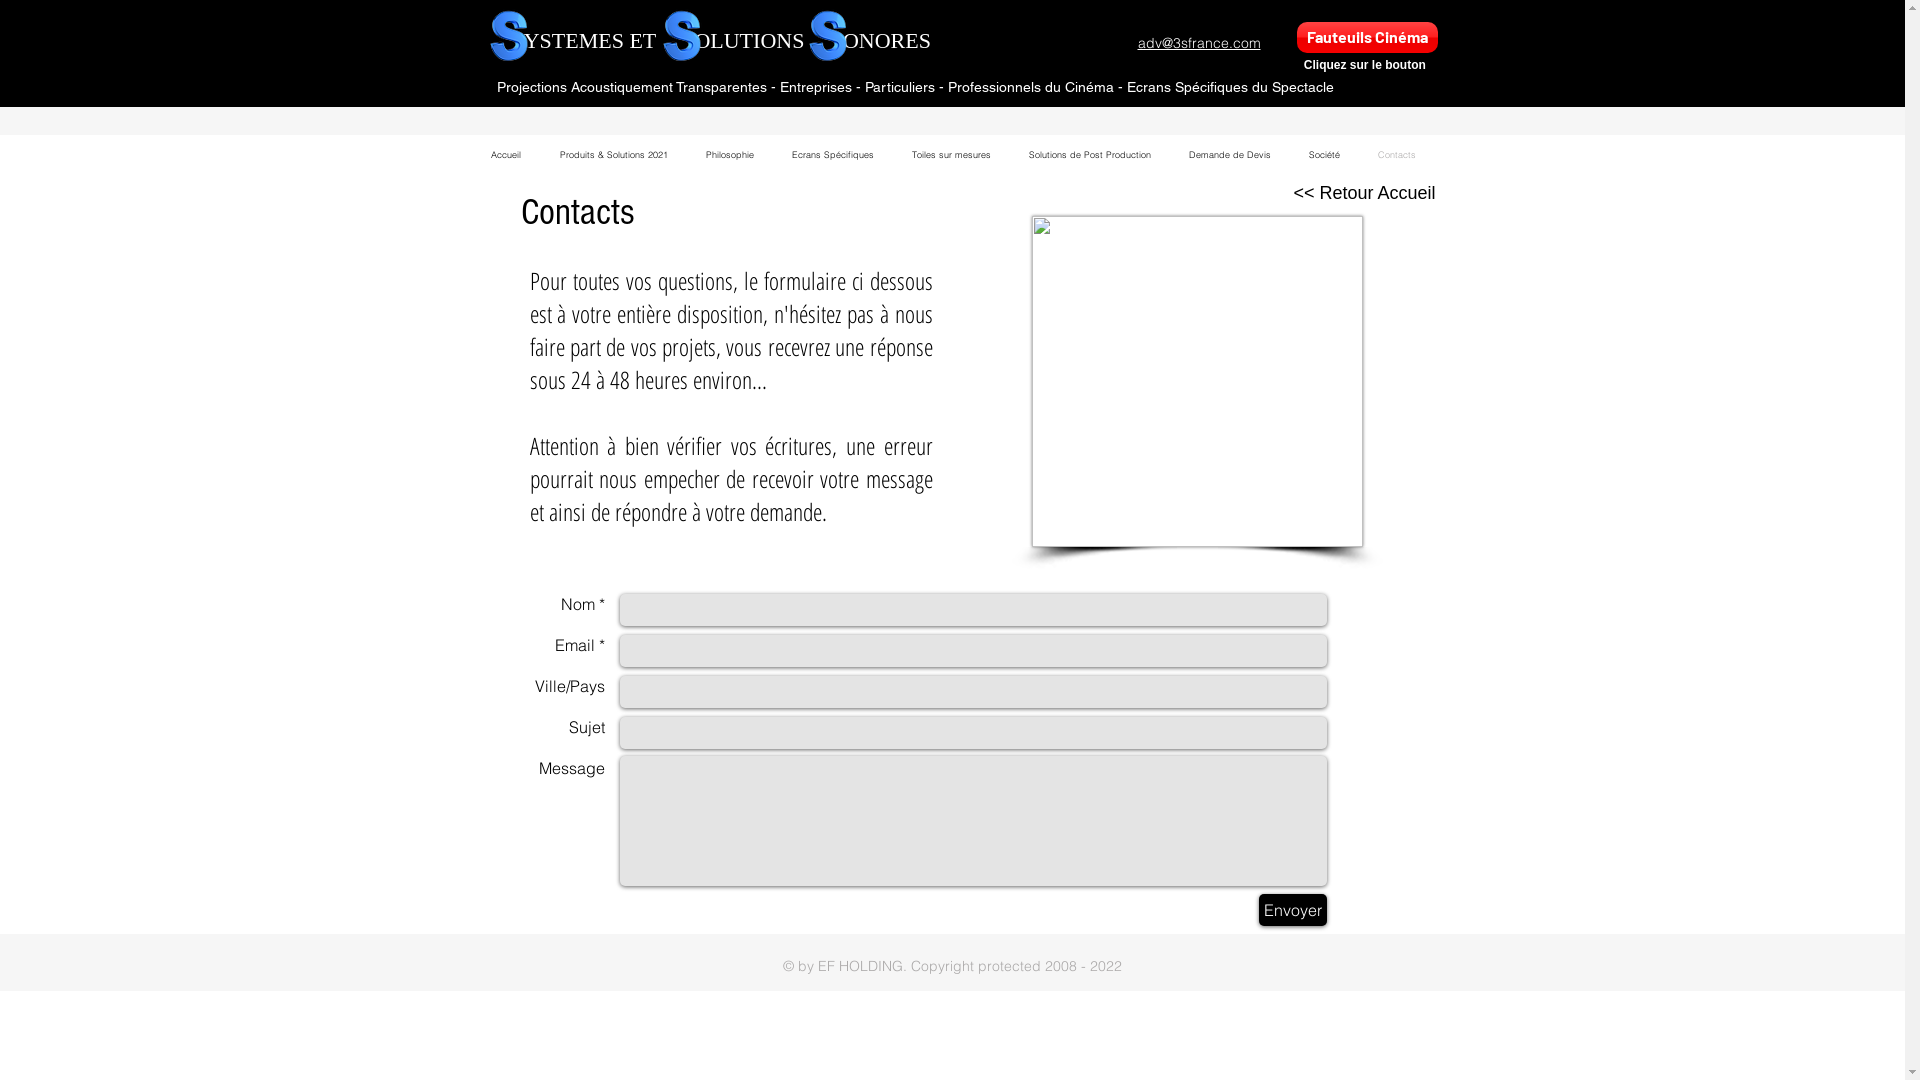 This screenshot has width=1920, height=1080. What do you see at coordinates (1088, 153) in the screenshot?
I see `'Solutions de Post Production'` at bounding box center [1088, 153].